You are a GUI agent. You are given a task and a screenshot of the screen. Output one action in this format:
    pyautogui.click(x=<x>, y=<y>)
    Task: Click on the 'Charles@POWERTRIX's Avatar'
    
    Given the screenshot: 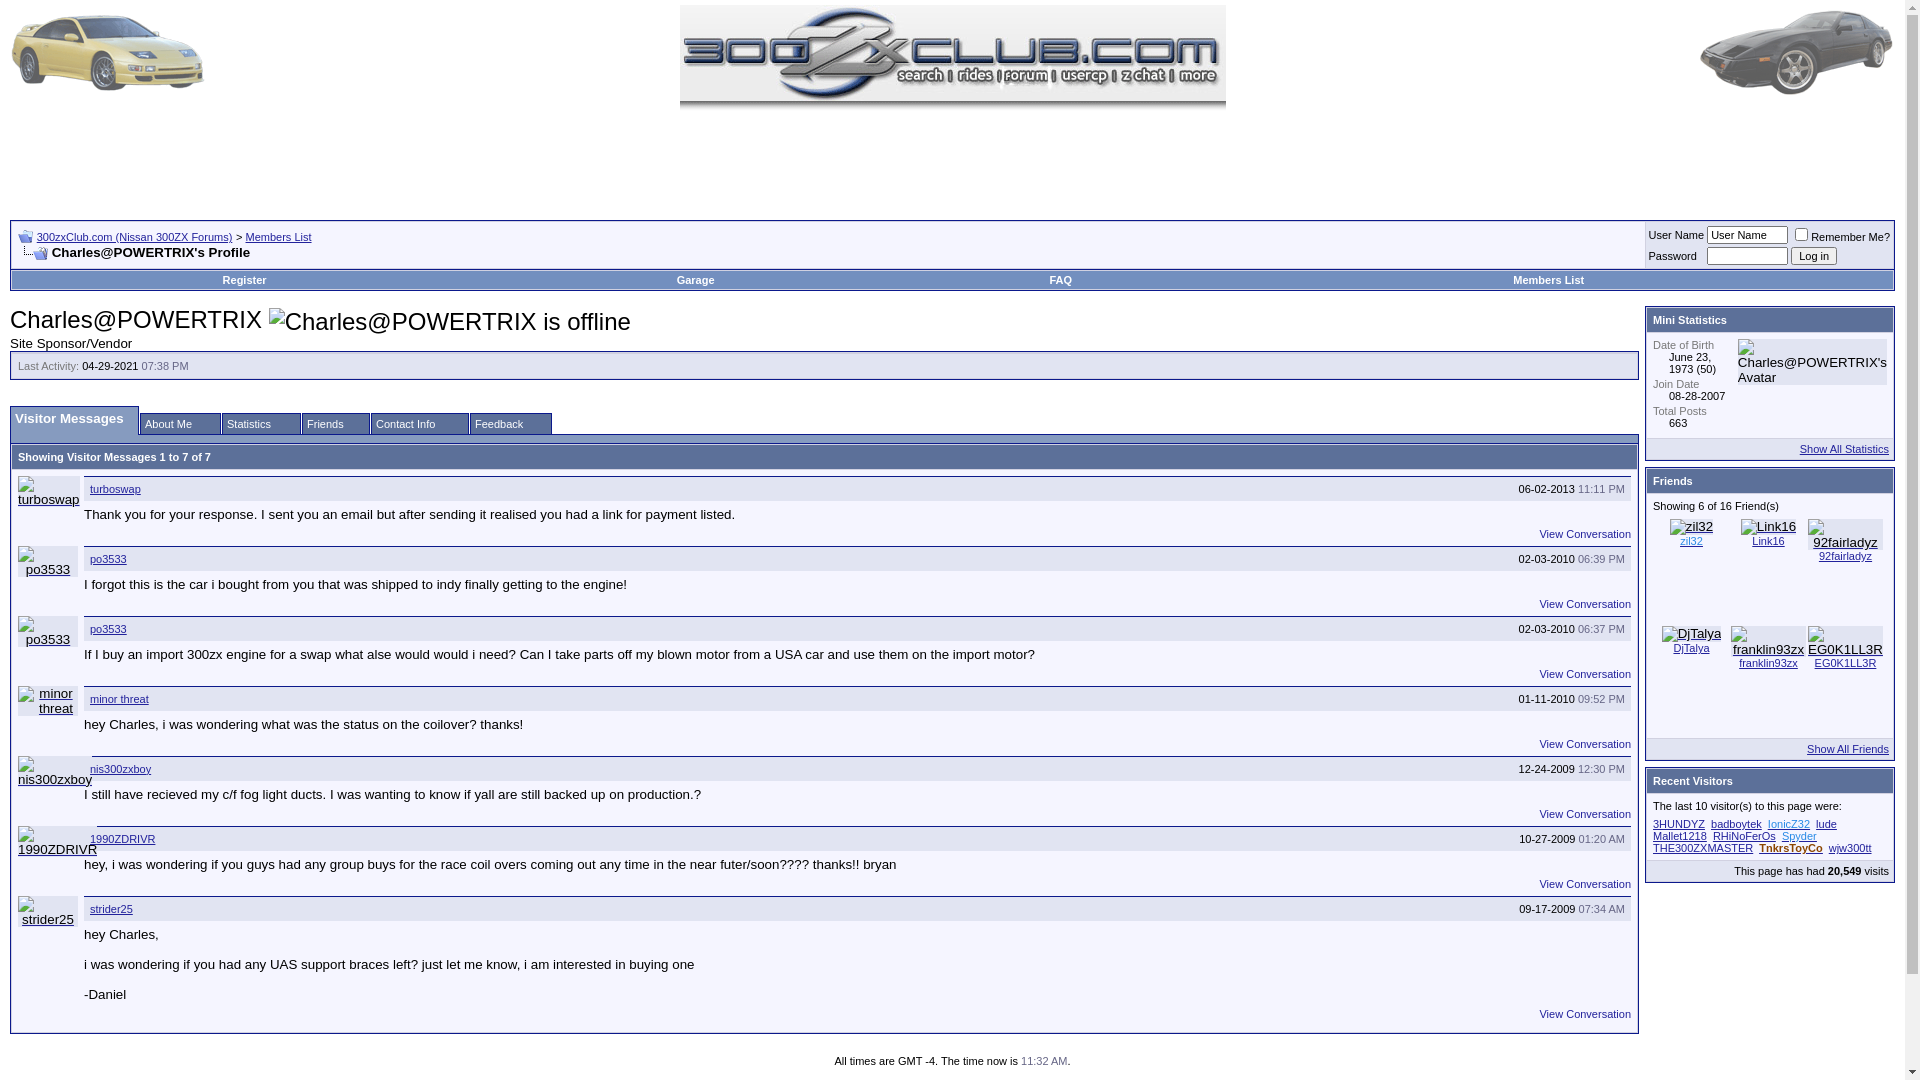 What is the action you would take?
    pyautogui.click(x=1812, y=362)
    